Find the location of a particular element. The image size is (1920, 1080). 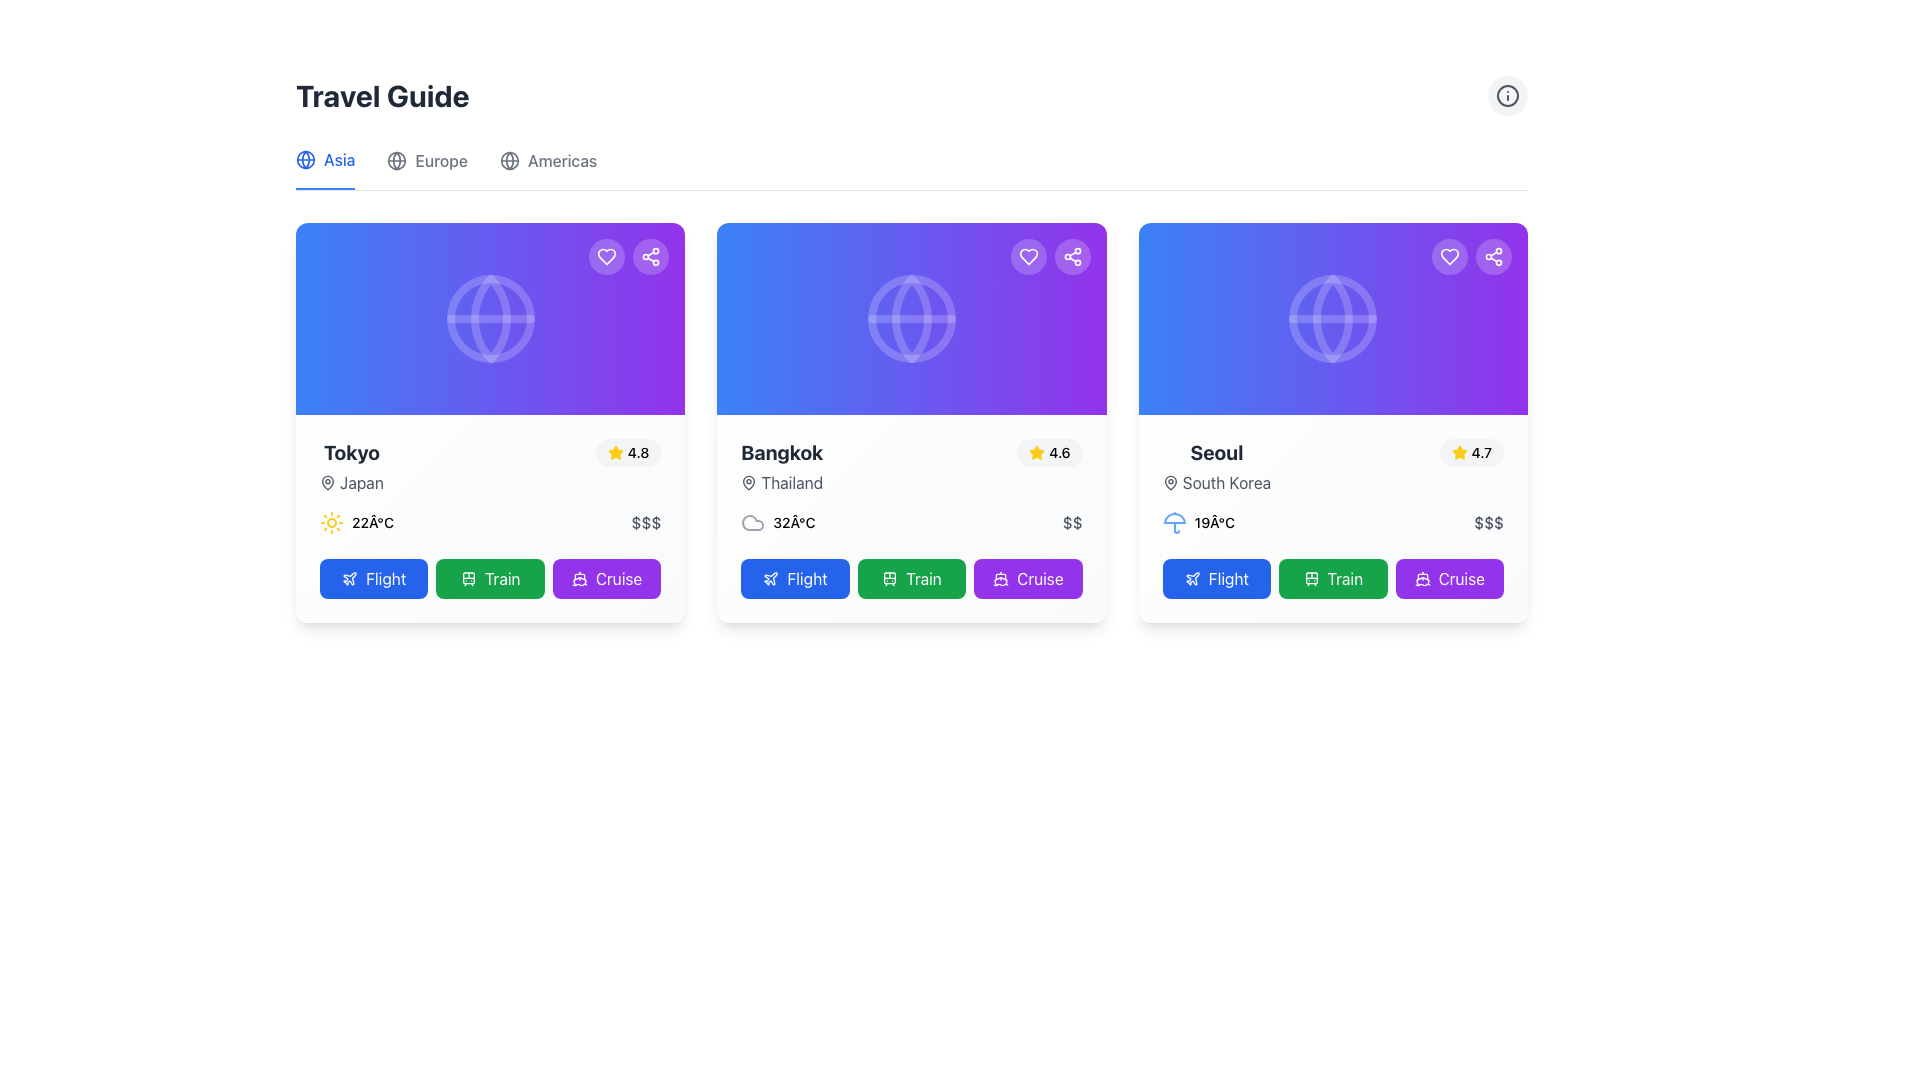

the Decorative Icon located in the upper section of the Bangkok card, which is the second card in a row of horizontally aligned cards is located at coordinates (911, 318).